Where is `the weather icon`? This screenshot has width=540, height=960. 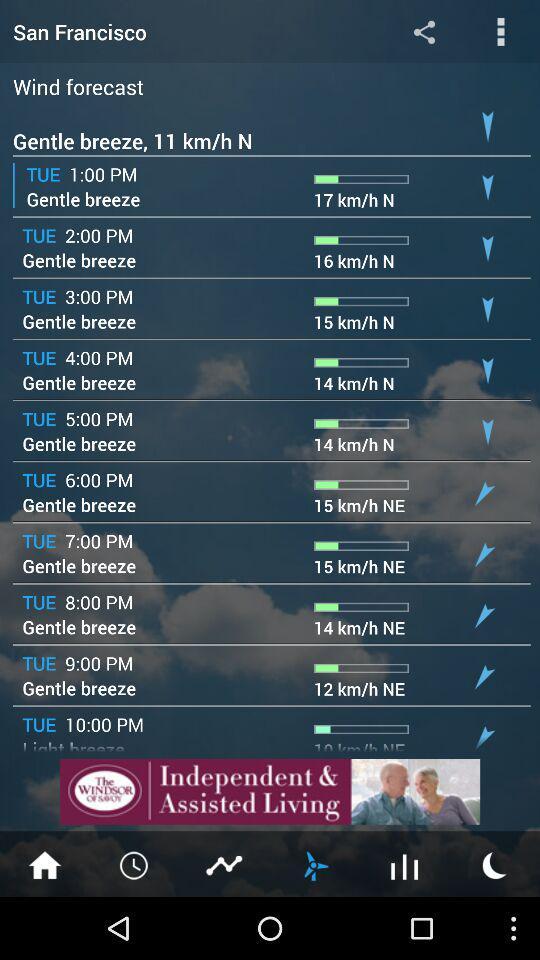 the weather icon is located at coordinates (314, 925).